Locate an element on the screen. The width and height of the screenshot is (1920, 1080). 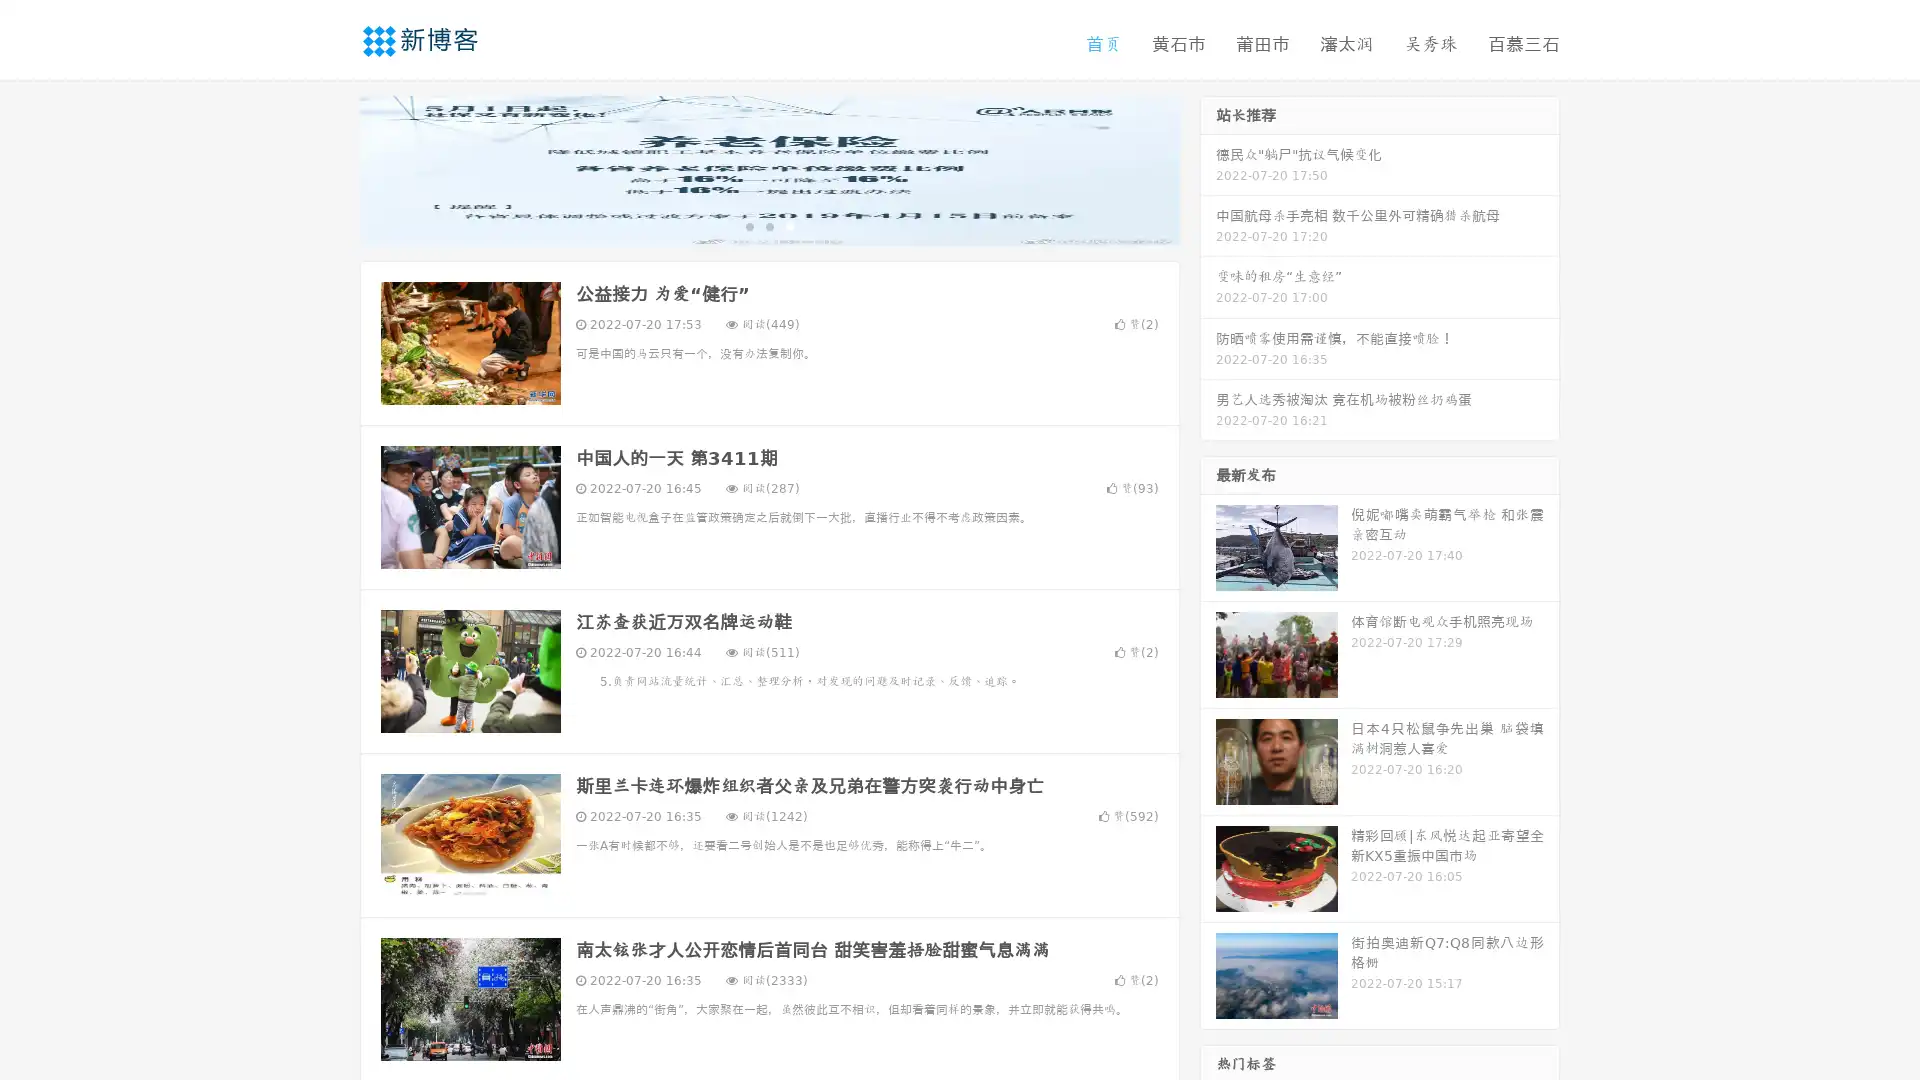
Next slide is located at coordinates (1208, 168).